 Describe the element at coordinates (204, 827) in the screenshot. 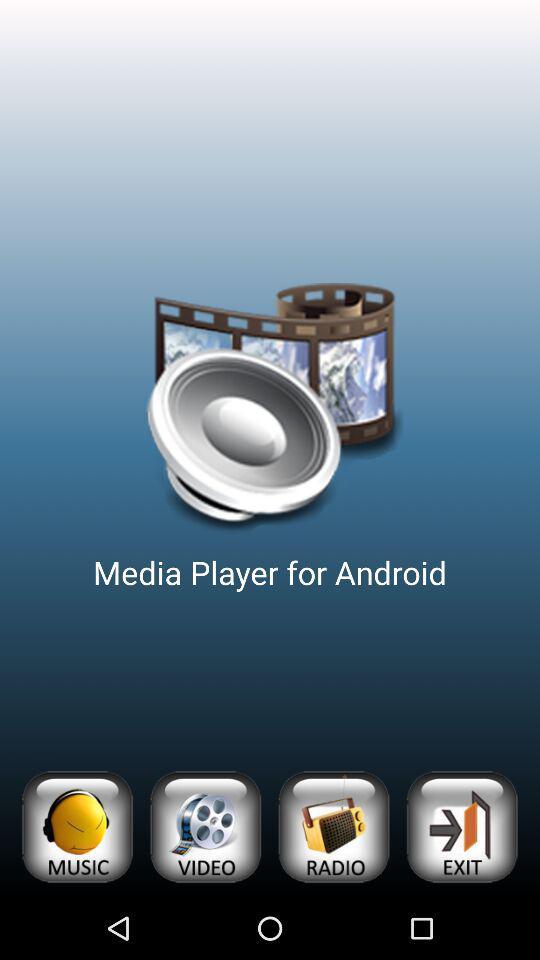

I see `open videos` at that location.